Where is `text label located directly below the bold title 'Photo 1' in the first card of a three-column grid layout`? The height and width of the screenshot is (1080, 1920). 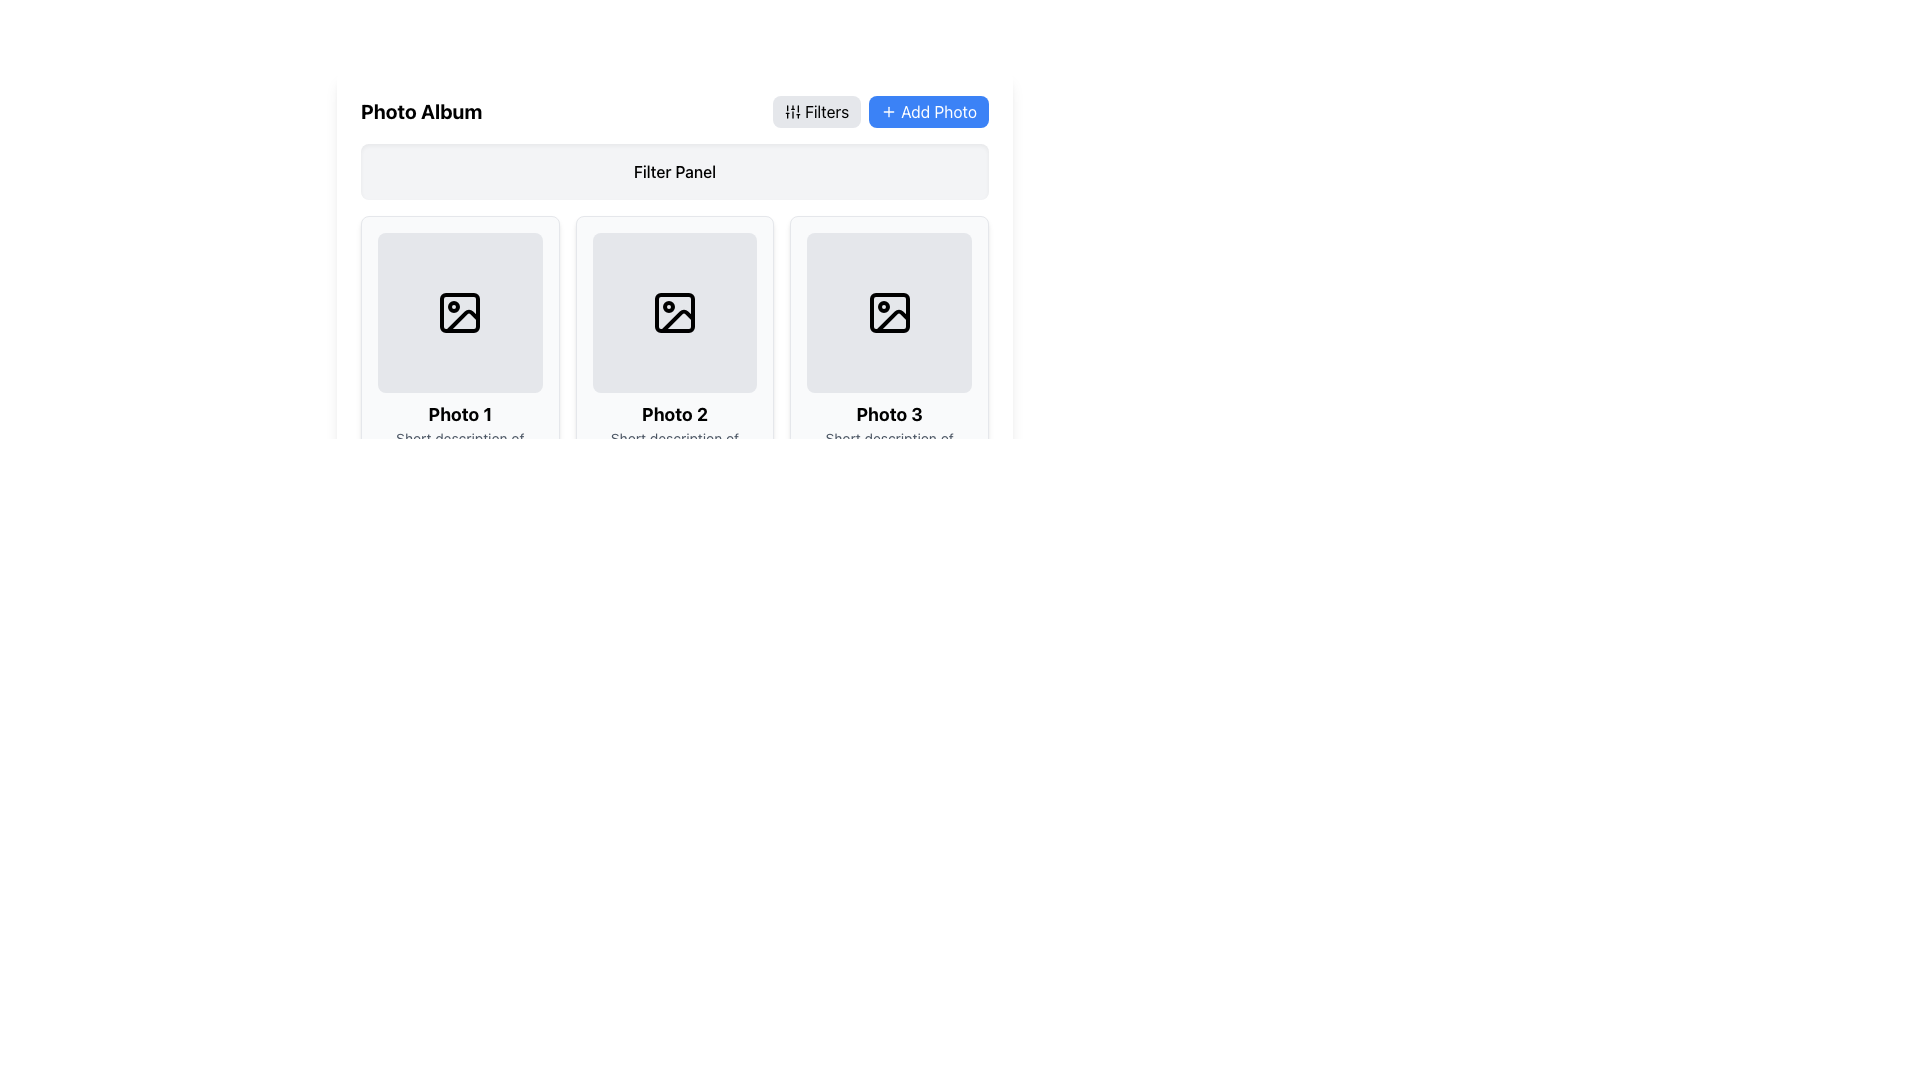
text label located directly below the bold title 'Photo 1' in the first card of a three-column grid layout is located at coordinates (459, 447).